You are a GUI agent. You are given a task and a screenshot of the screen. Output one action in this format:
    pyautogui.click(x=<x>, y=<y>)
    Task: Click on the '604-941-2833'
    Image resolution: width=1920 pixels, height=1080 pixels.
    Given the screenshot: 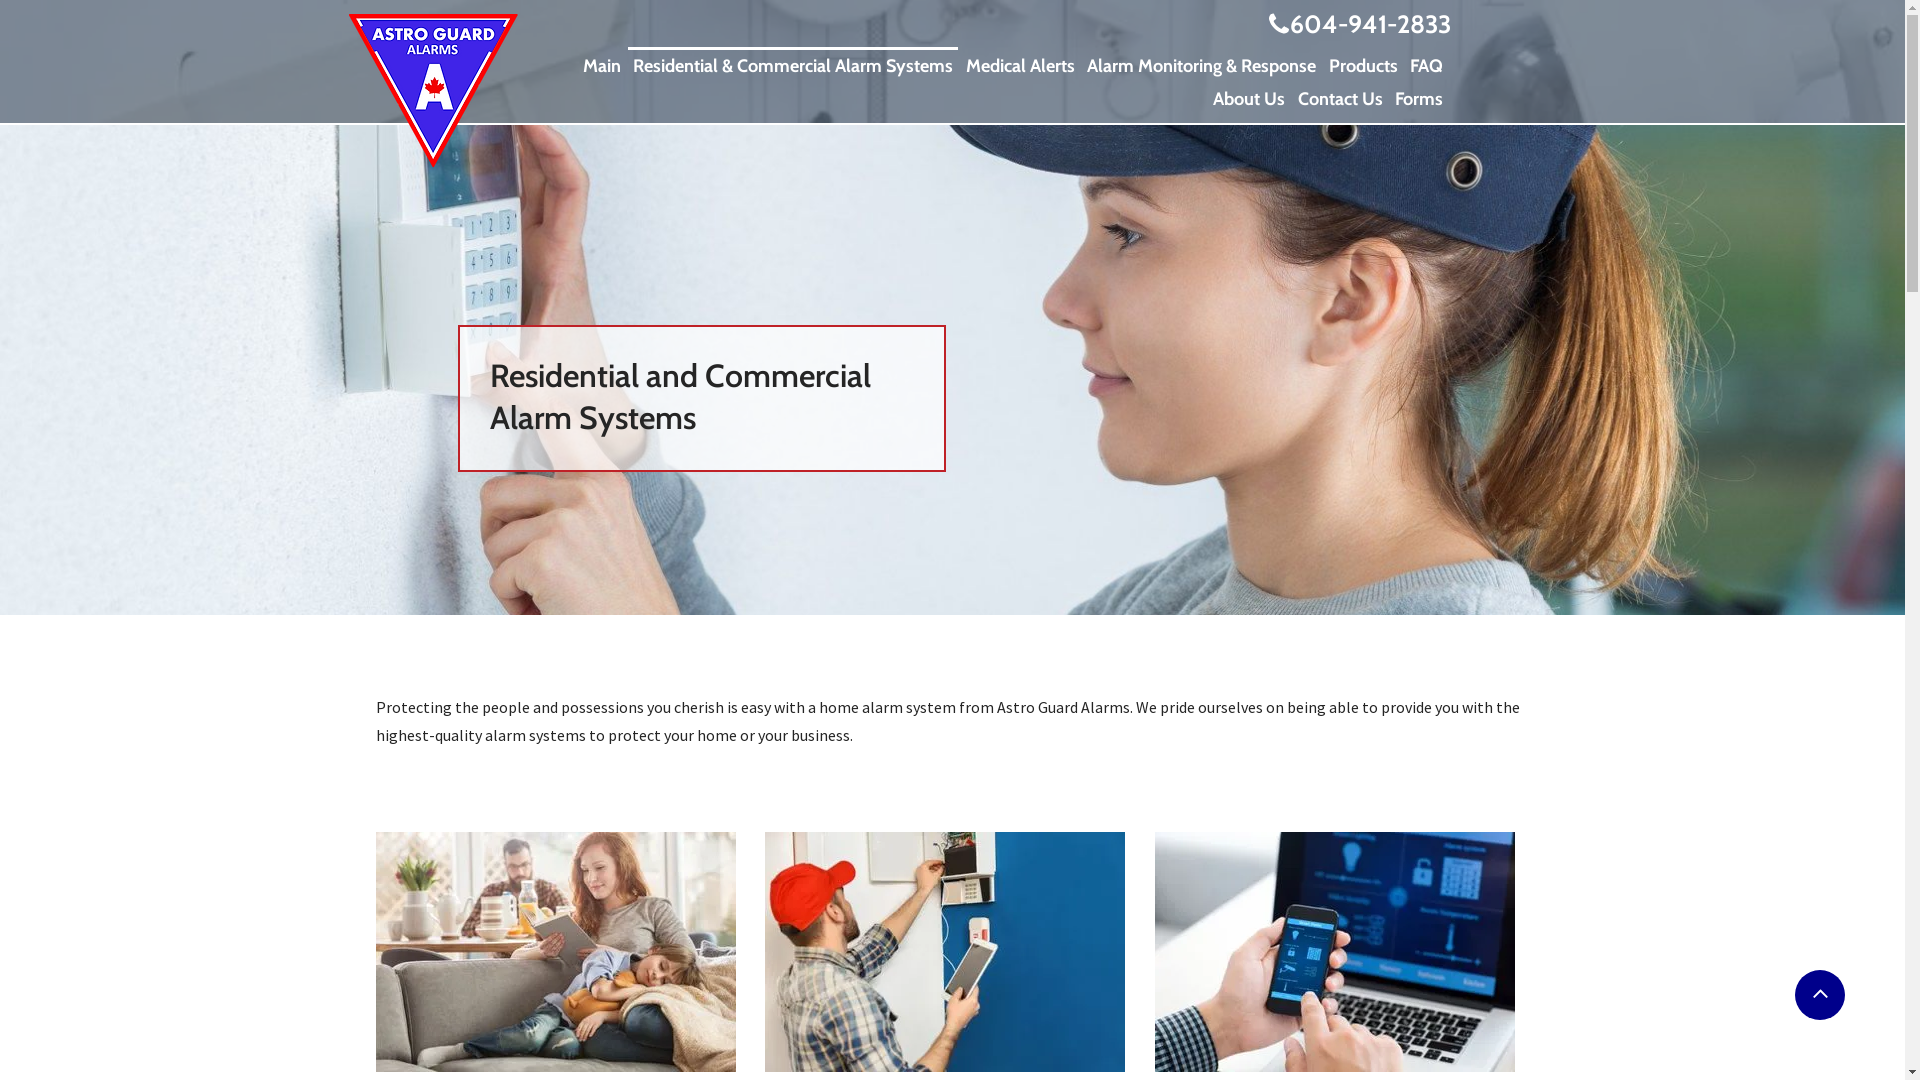 What is the action you would take?
    pyautogui.click(x=1357, y=23)
    